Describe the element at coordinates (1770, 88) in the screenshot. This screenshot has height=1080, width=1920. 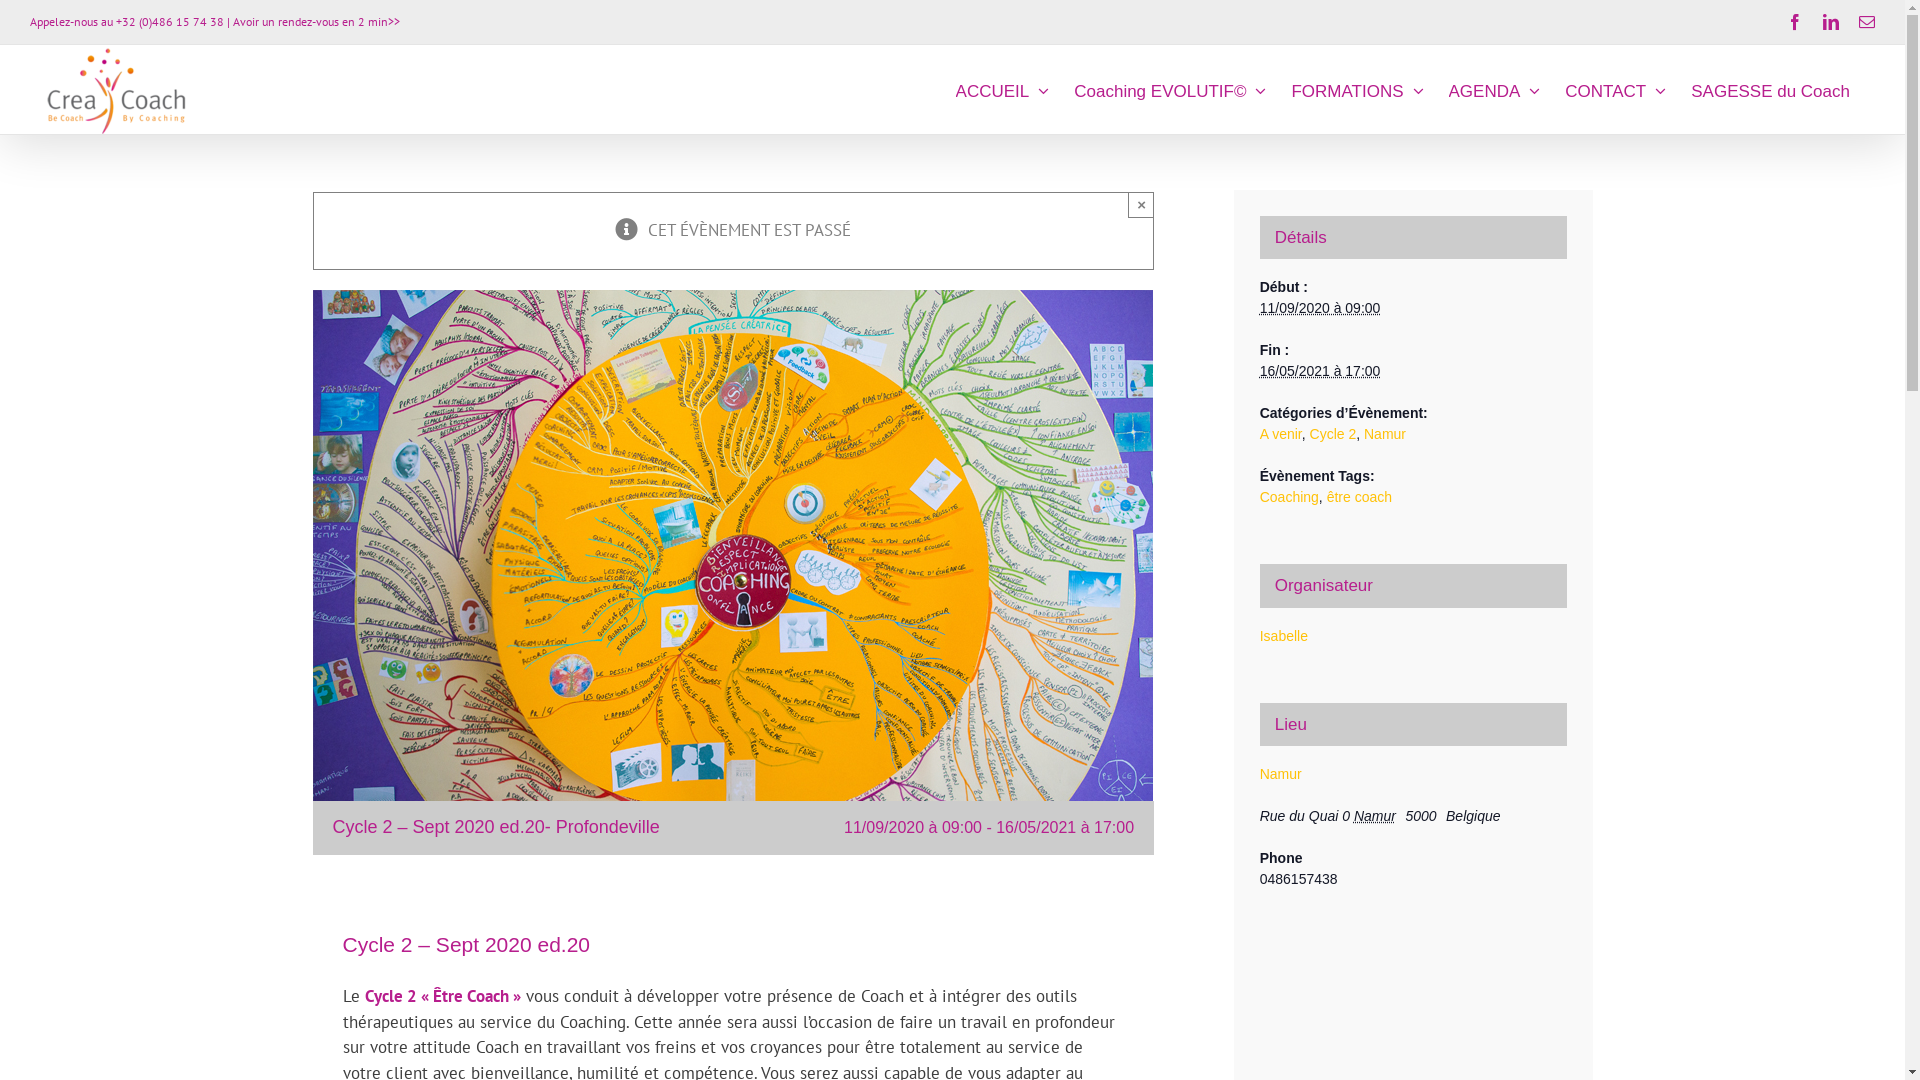
I see `'SAGESSE du Coach'` at that location.